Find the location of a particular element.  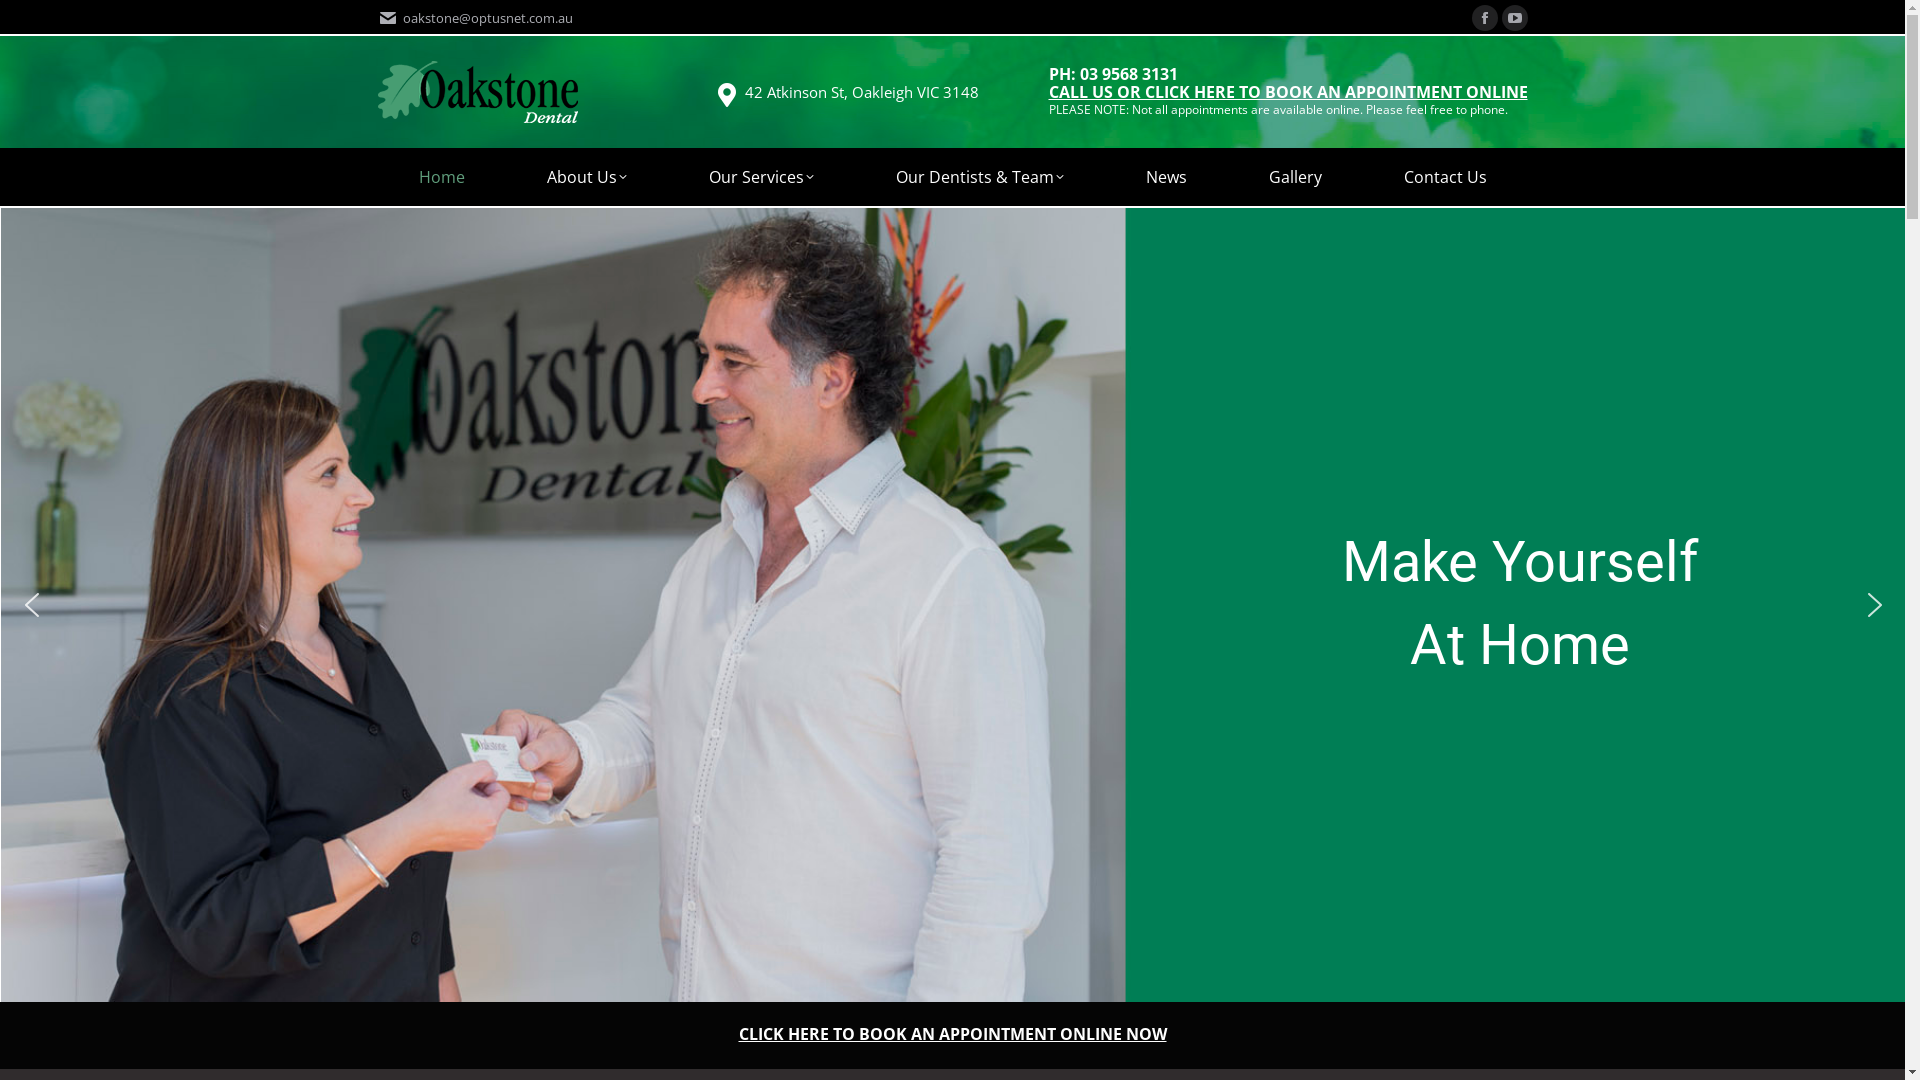

'About Us' is located at coordinates (505, 176).